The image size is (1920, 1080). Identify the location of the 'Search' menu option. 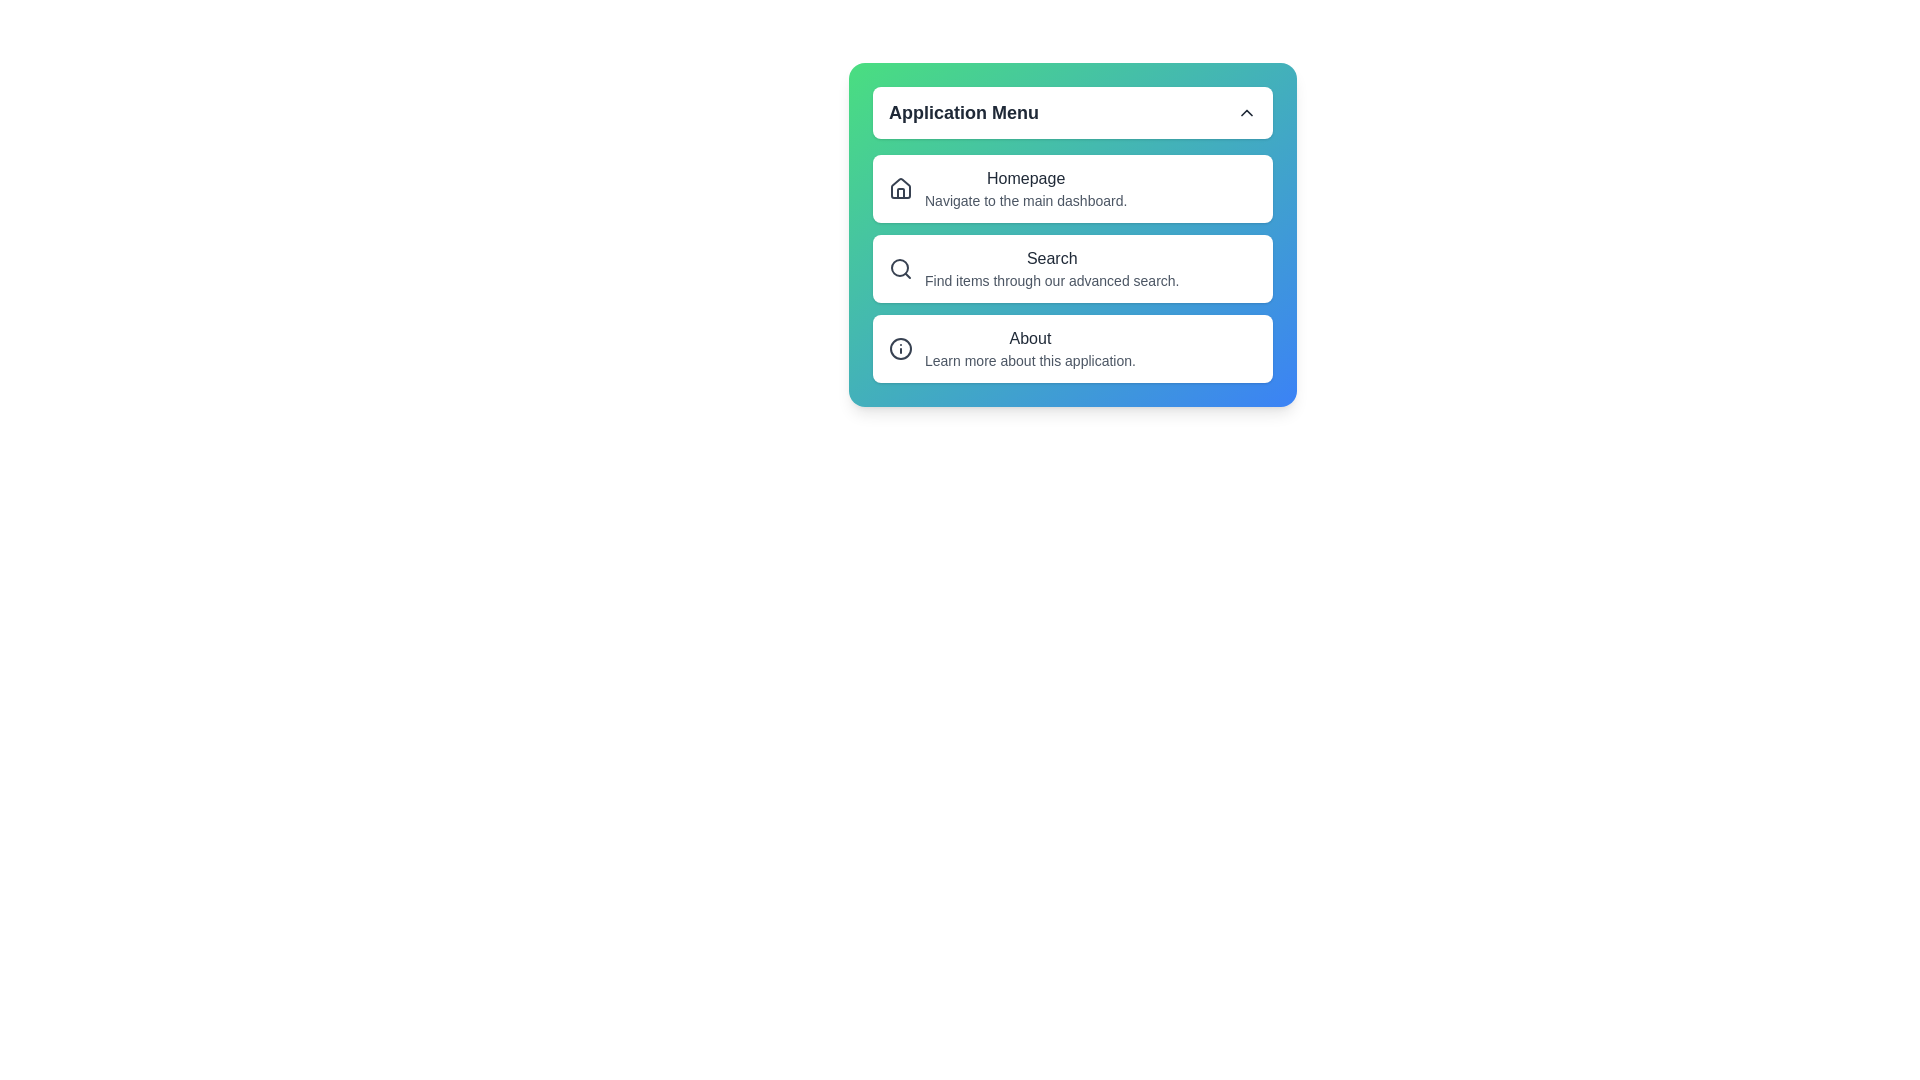
(1072, 268).